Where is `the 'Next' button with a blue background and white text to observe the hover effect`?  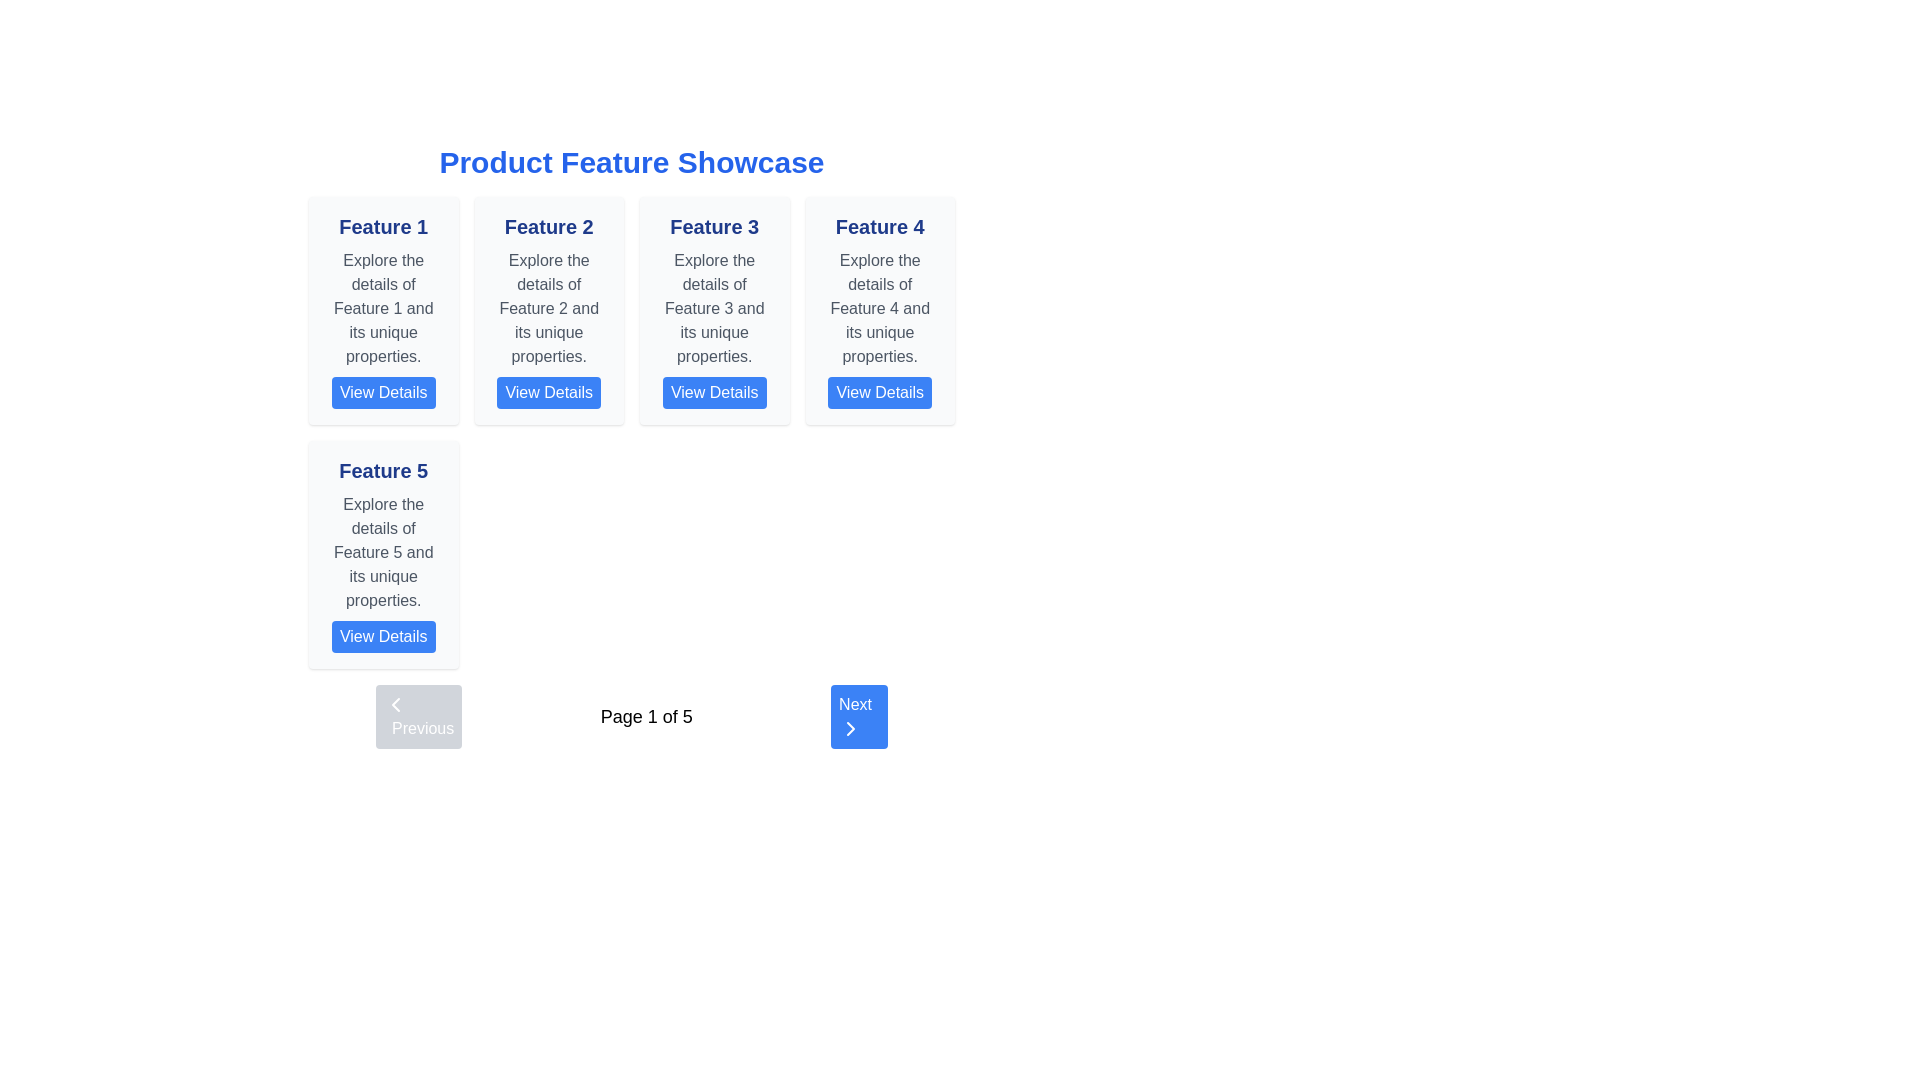 the 'Next' button with a blue background and white text to observe the hover effect is located at coordinates (859, 716).